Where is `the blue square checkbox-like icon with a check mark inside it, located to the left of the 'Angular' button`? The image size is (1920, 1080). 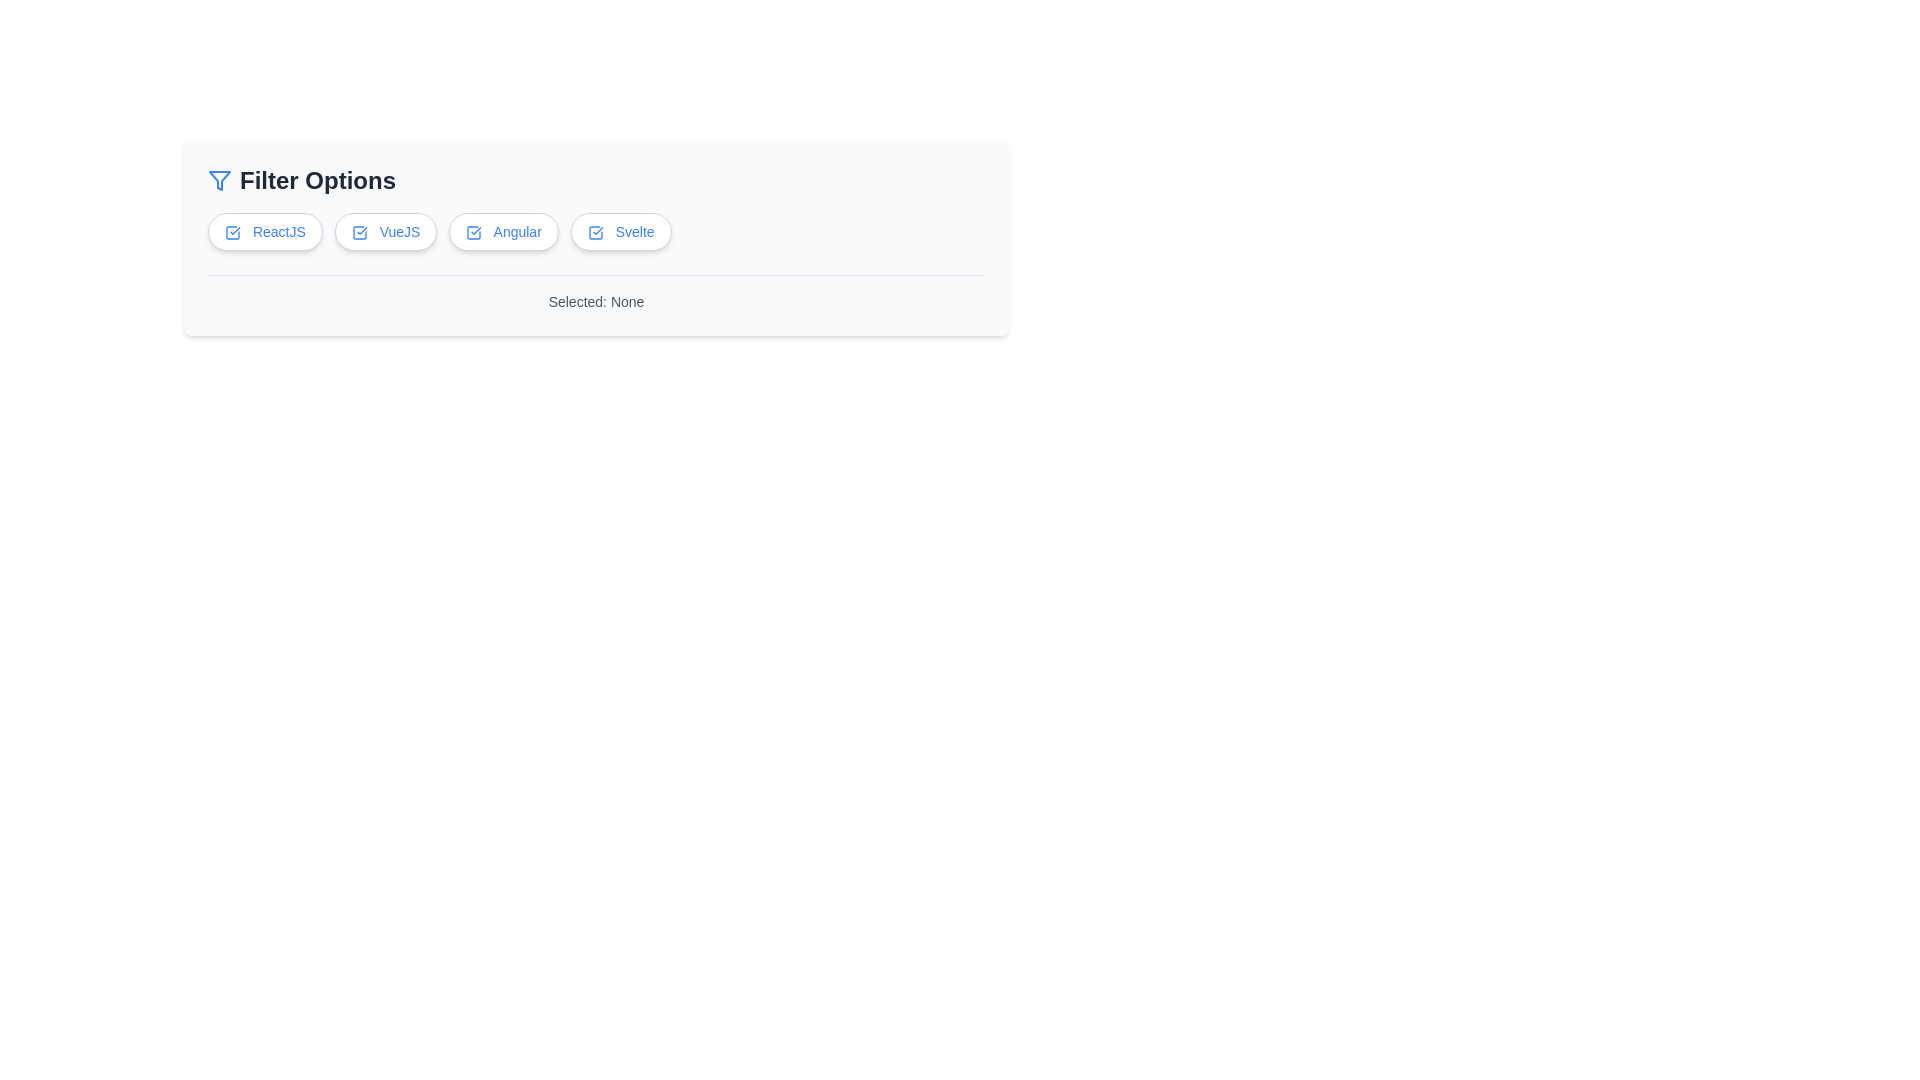
the blue square checkbox-like icon with a check mark inside it, located to the left of the 'Angular' button is located at coordinates (473, 232).